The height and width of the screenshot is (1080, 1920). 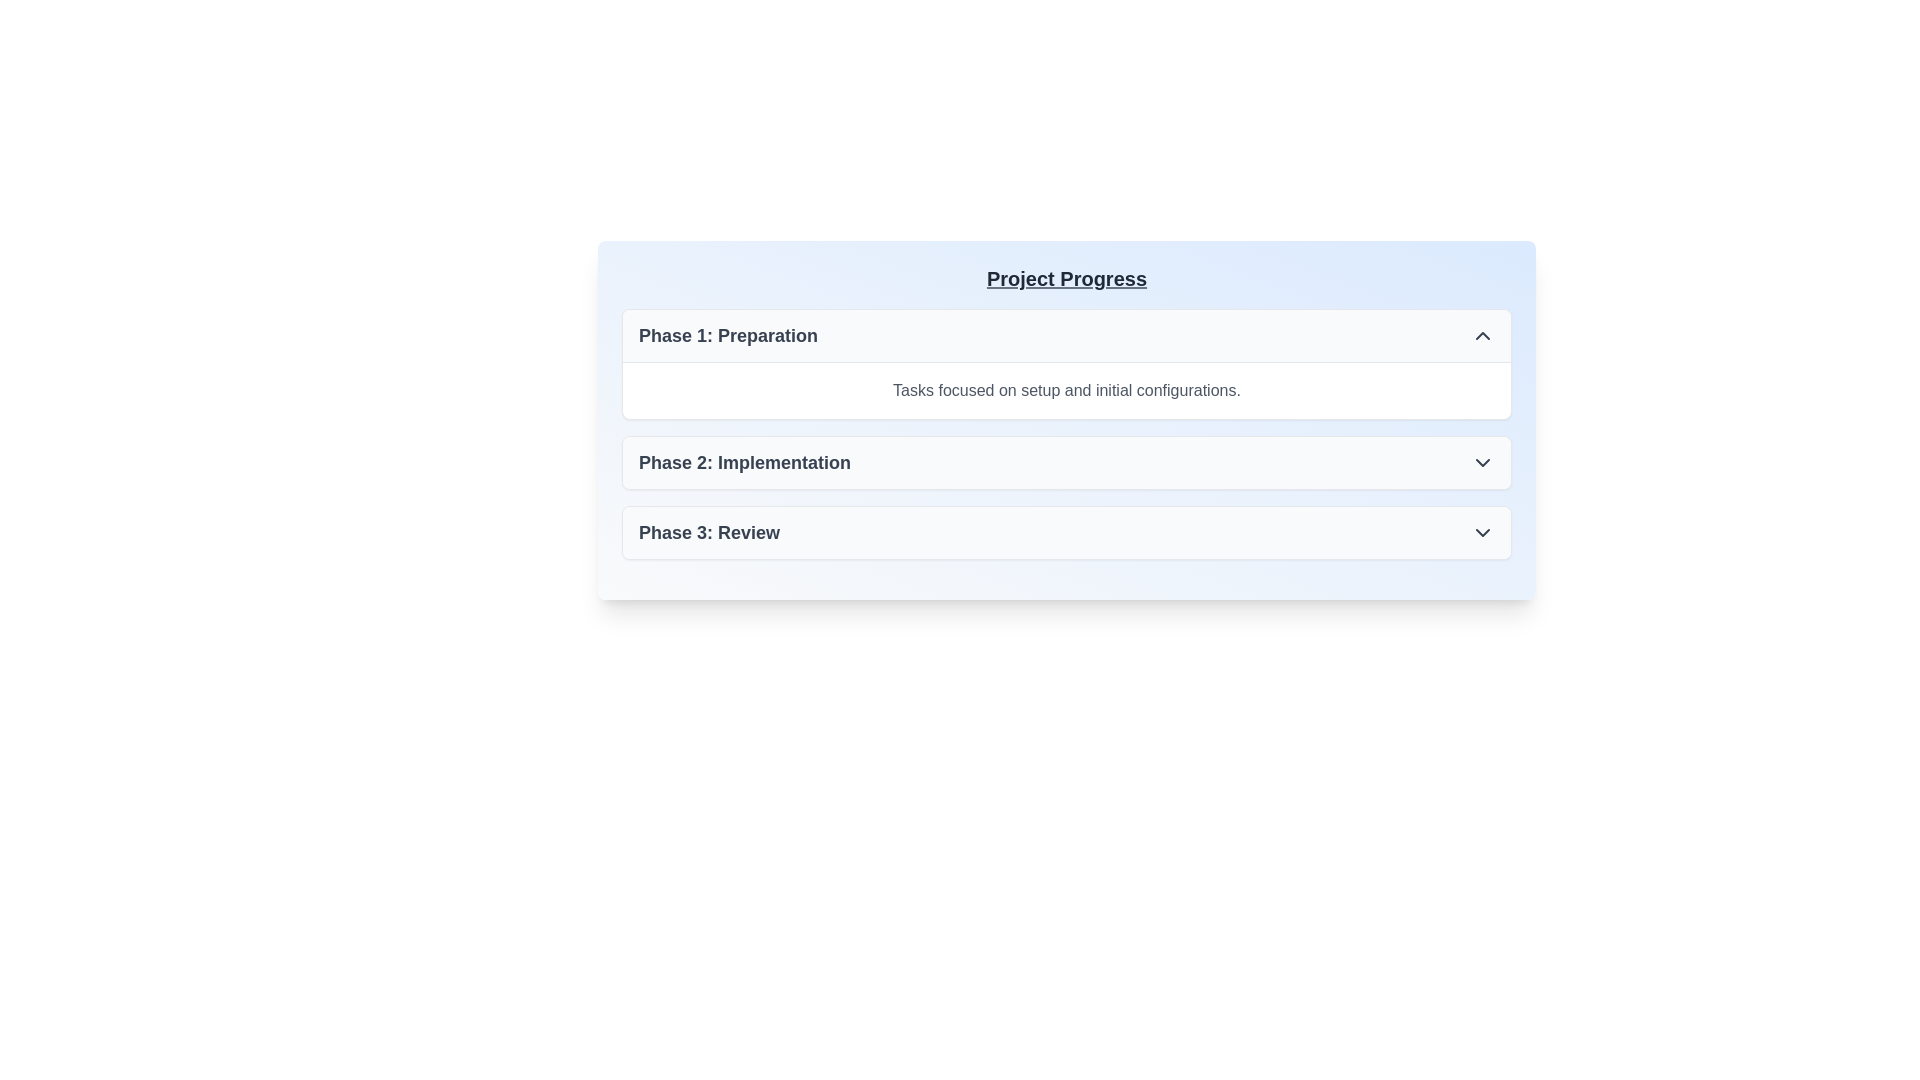 I want to click on the interactive list item labeled 'Phase 3: Review' for accessibility navigation, so click(x=1065, y=531).